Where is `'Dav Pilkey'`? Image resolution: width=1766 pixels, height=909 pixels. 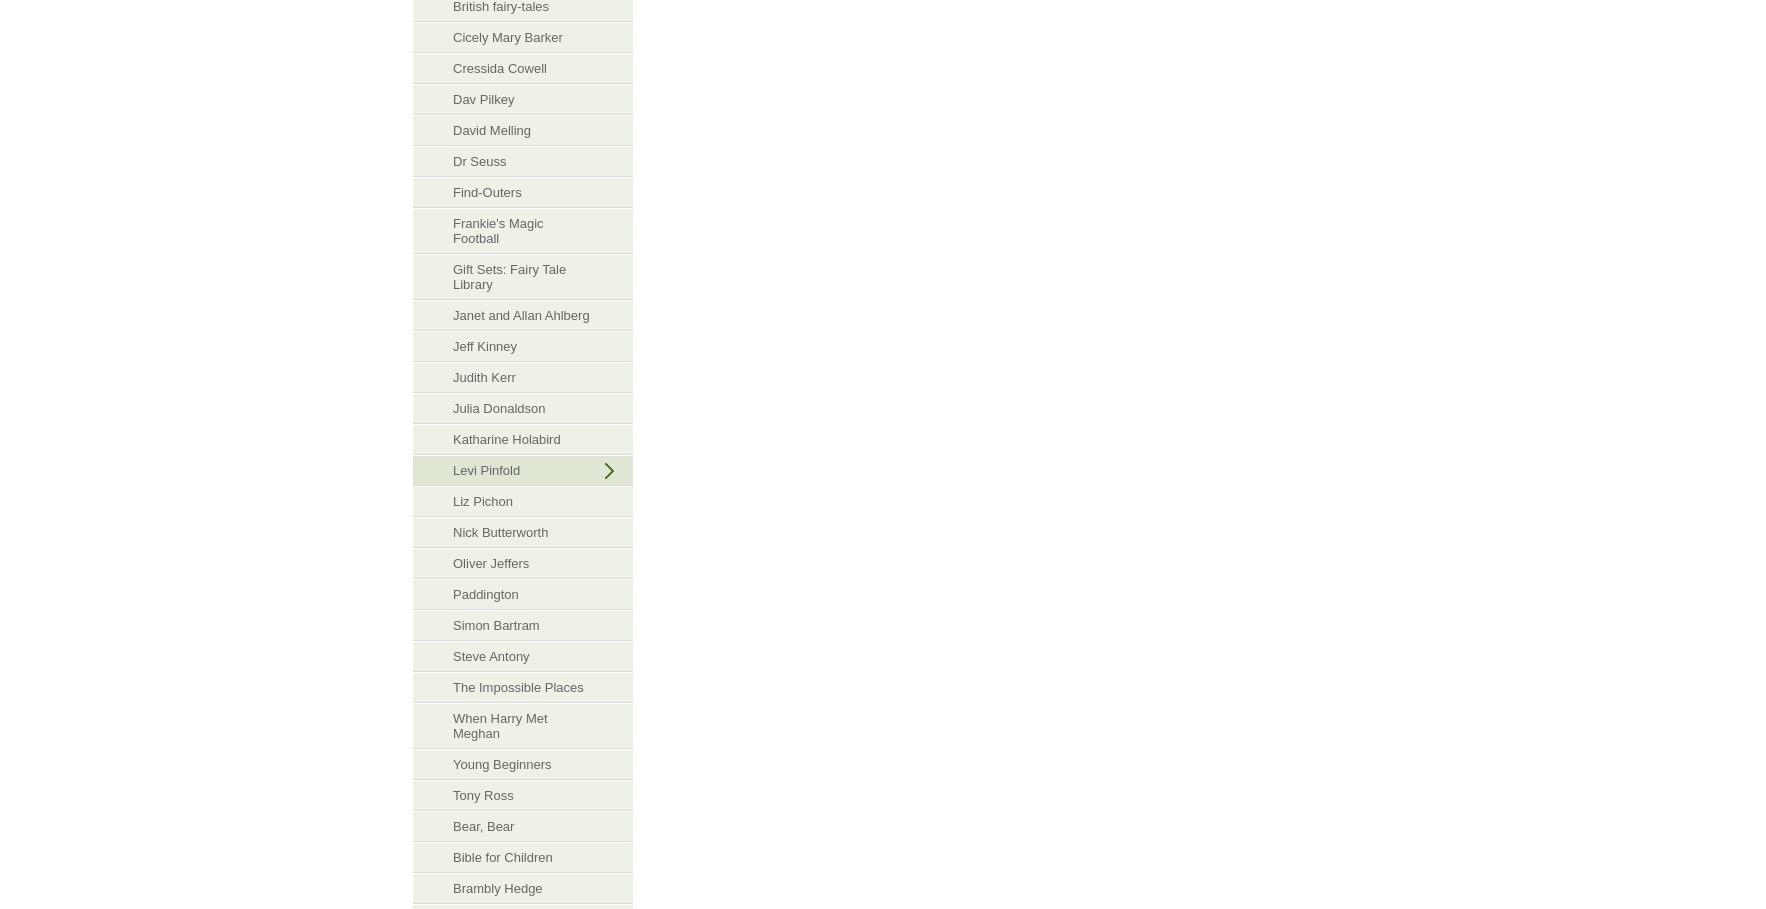 'Dav Pilkey' is located at coordinates (483, 98).